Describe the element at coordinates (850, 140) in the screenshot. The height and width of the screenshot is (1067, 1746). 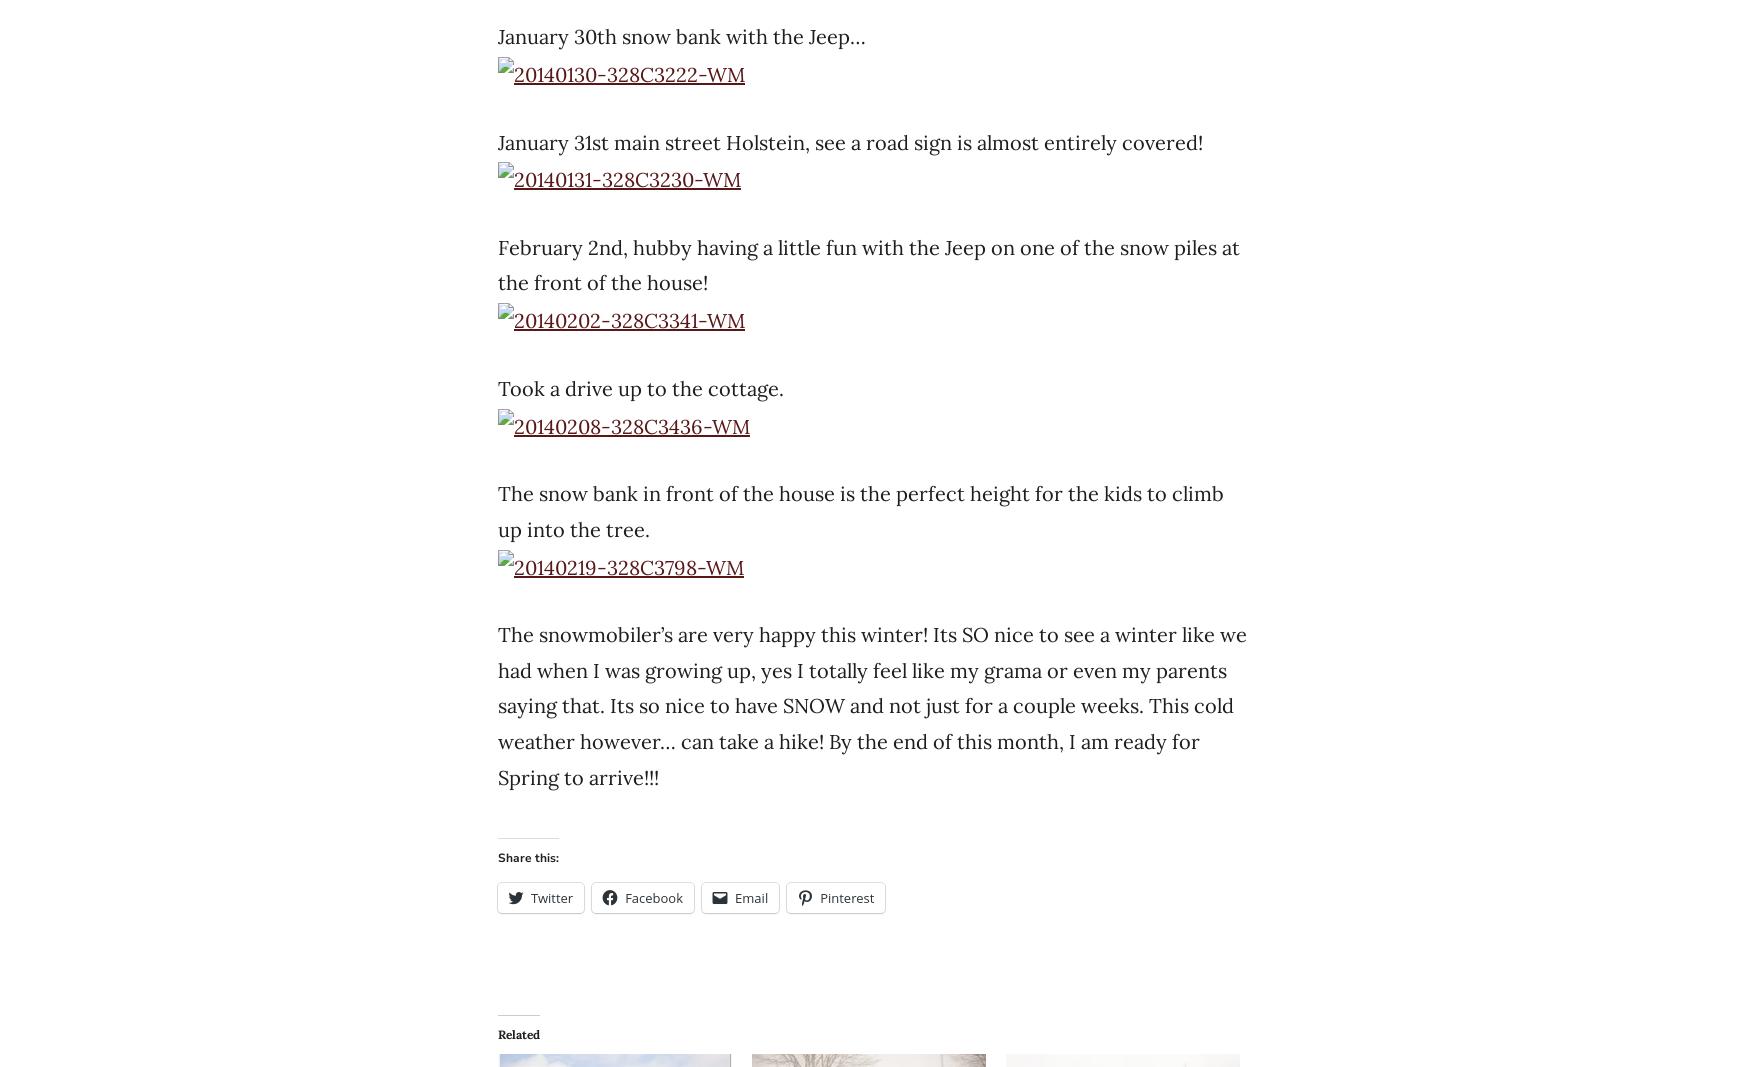
I see `'January 31st main street Holstein, see a road sign is almost entirely covered!'` at that location.